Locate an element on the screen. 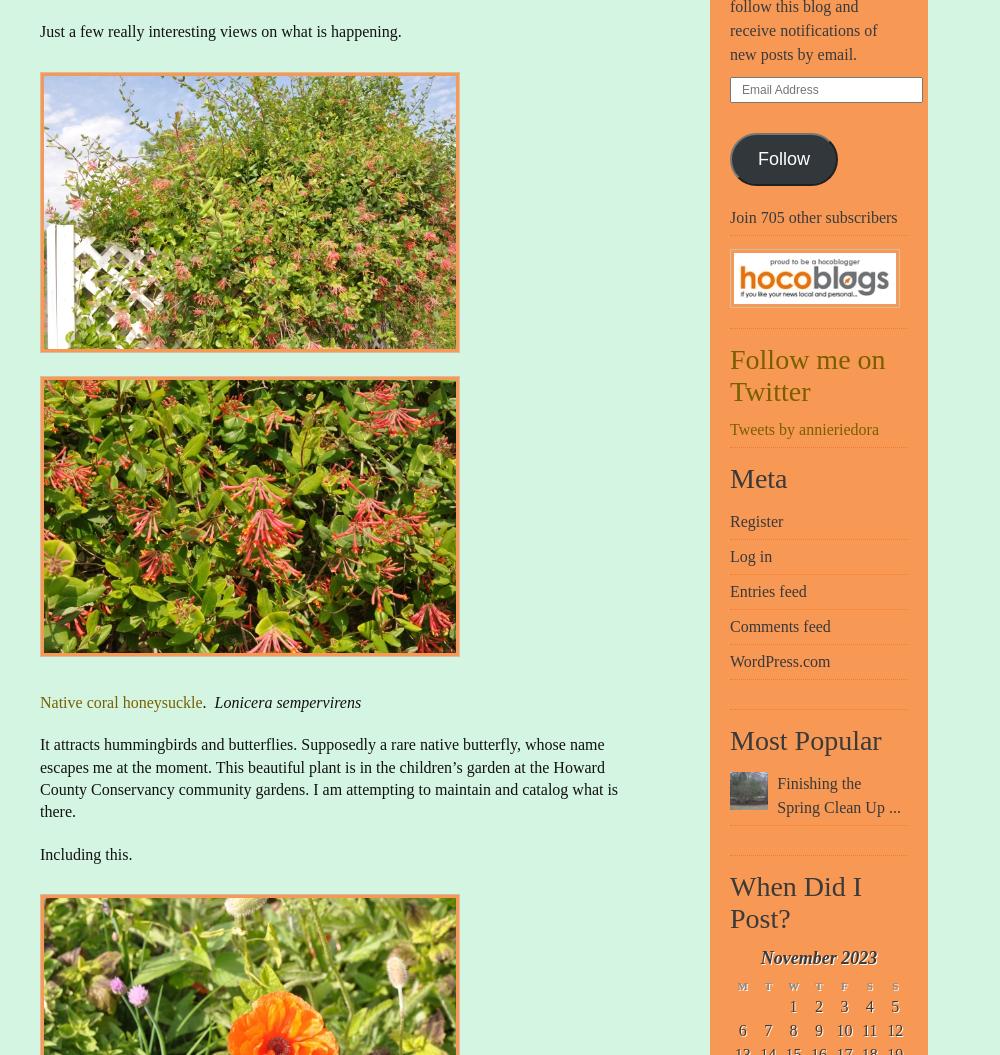  'Finishing the Spring Clean Up ...' is located at coordinates (837, 794).